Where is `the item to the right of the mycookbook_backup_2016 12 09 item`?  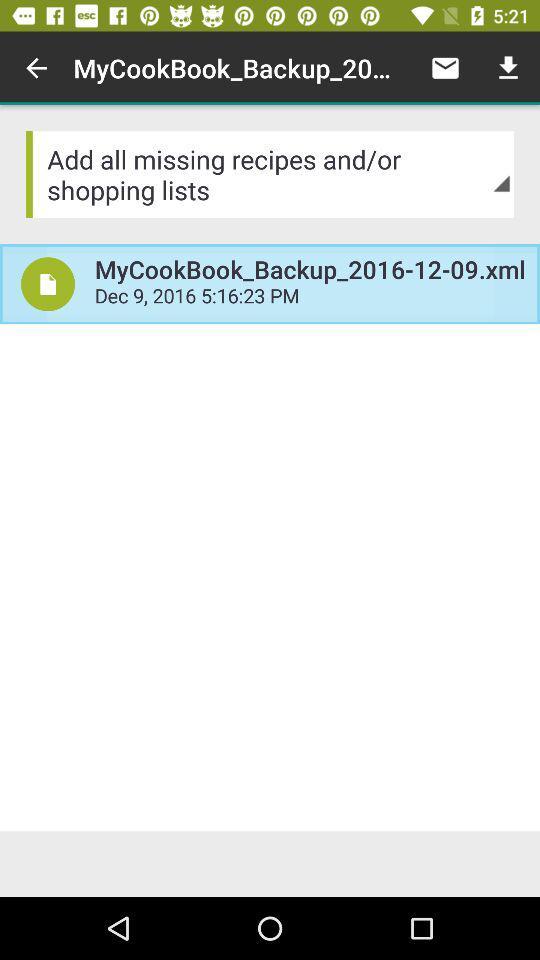 the item to the right of the mycookbook_backup_2016 12 09 item is located at coordinates (445, 68).